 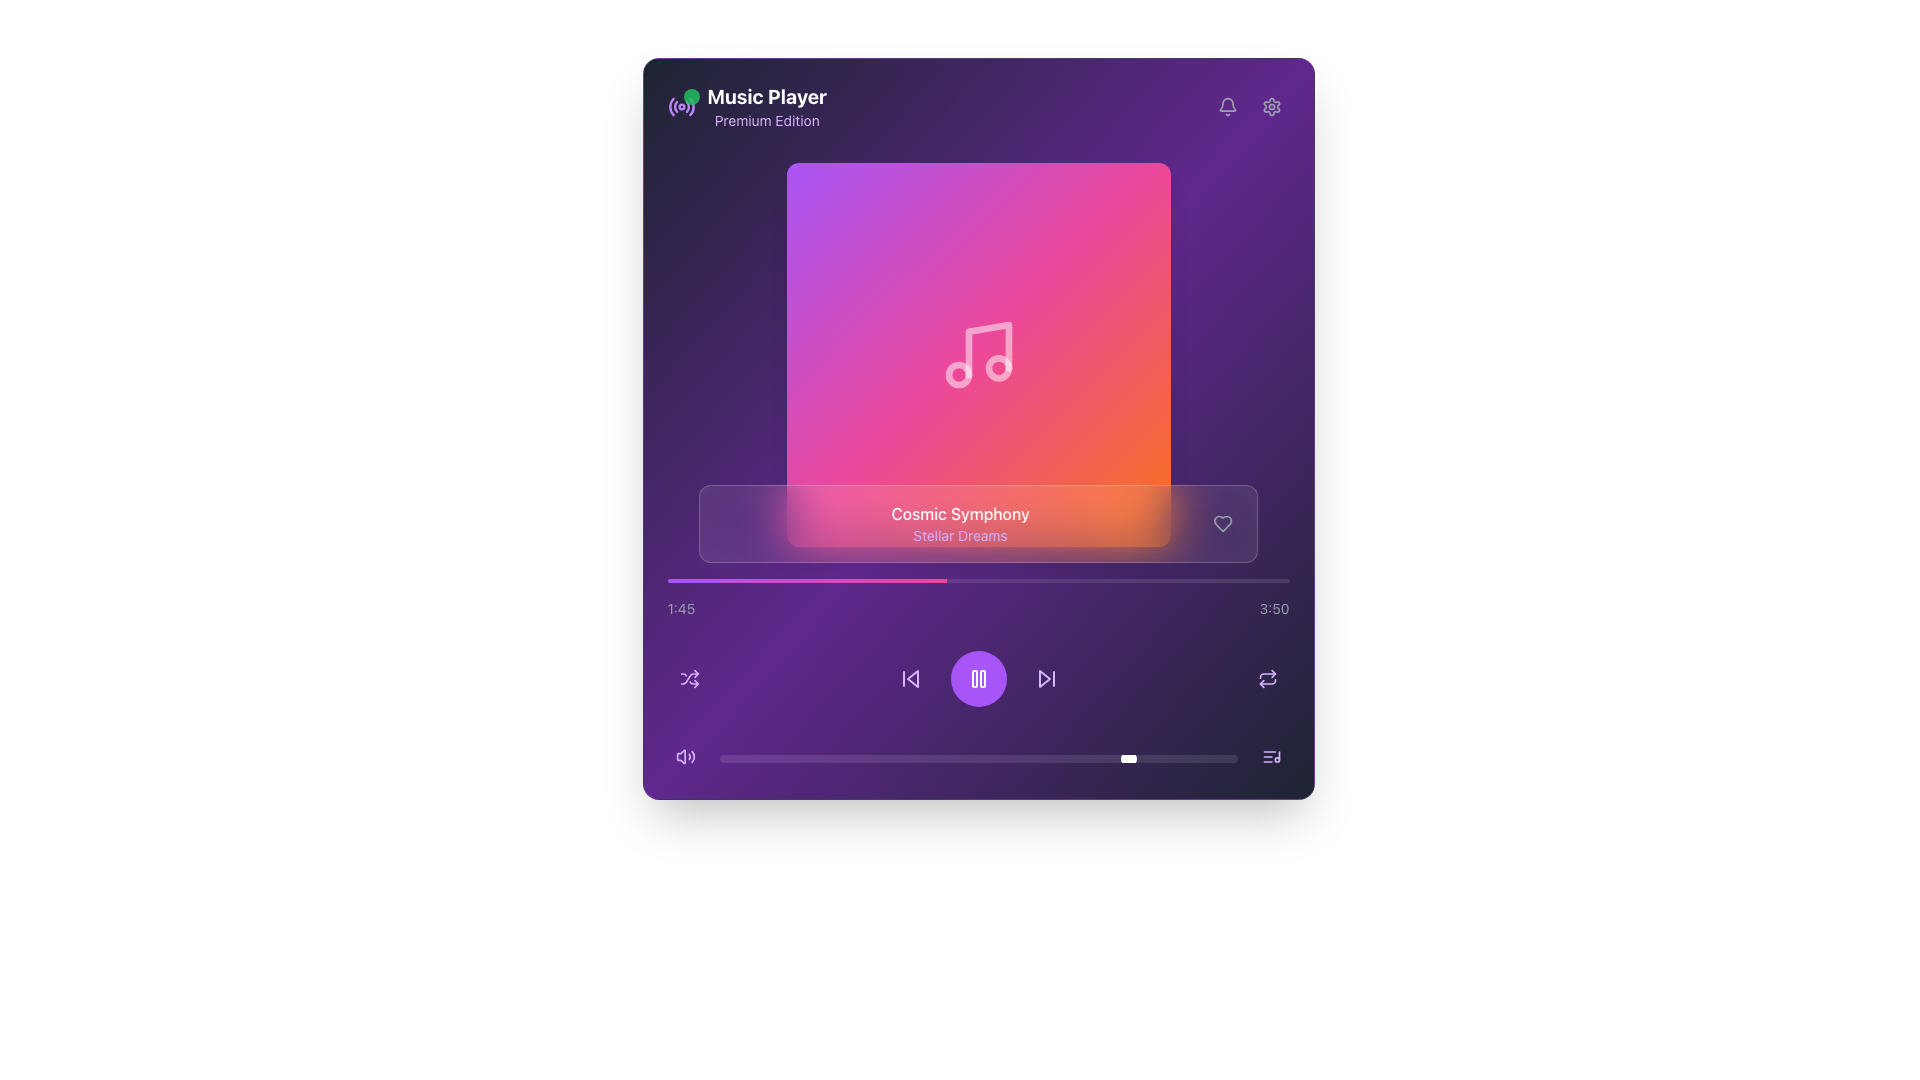 I want to click on the slider, so click(x=889, y=759).